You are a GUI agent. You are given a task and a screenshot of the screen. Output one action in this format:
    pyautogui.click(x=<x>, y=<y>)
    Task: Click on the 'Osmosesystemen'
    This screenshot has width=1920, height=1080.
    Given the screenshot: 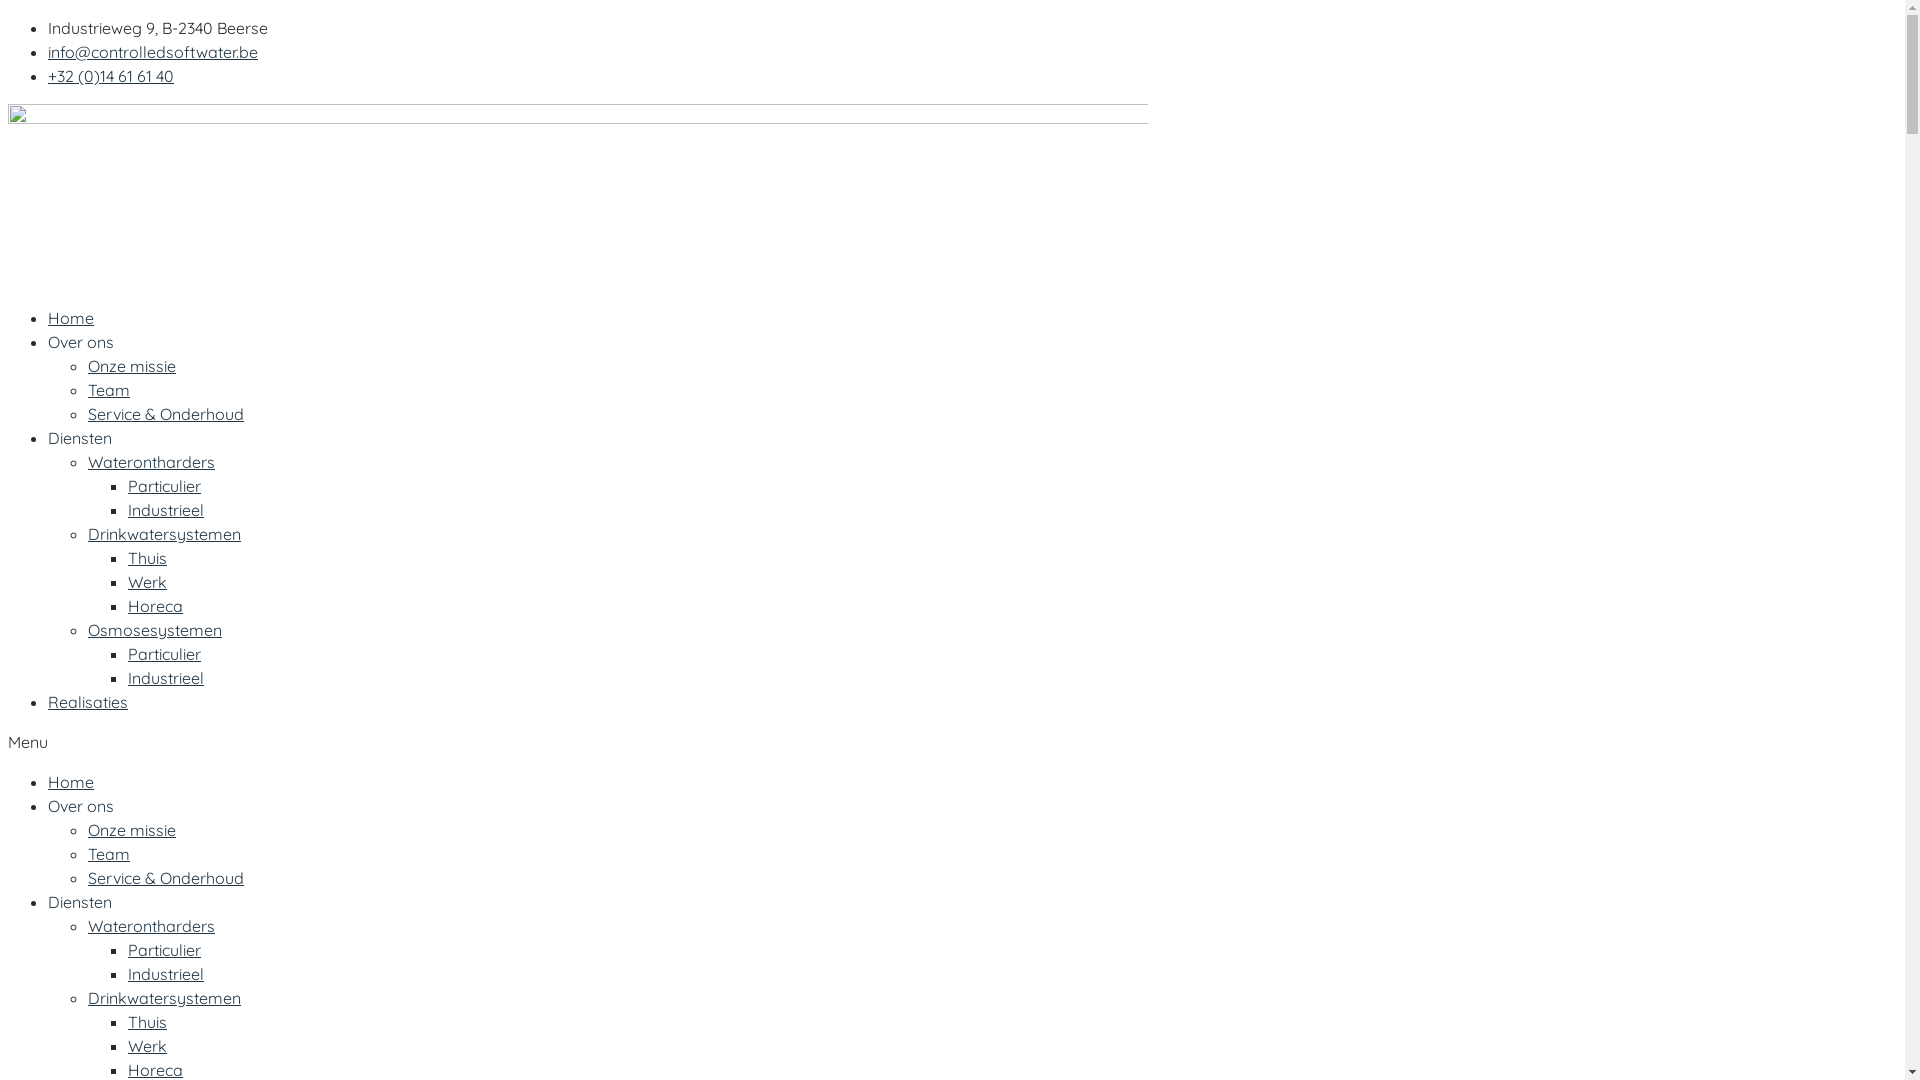 What is the action you would take?
    pyautogui.click(x=153, y=628)
    